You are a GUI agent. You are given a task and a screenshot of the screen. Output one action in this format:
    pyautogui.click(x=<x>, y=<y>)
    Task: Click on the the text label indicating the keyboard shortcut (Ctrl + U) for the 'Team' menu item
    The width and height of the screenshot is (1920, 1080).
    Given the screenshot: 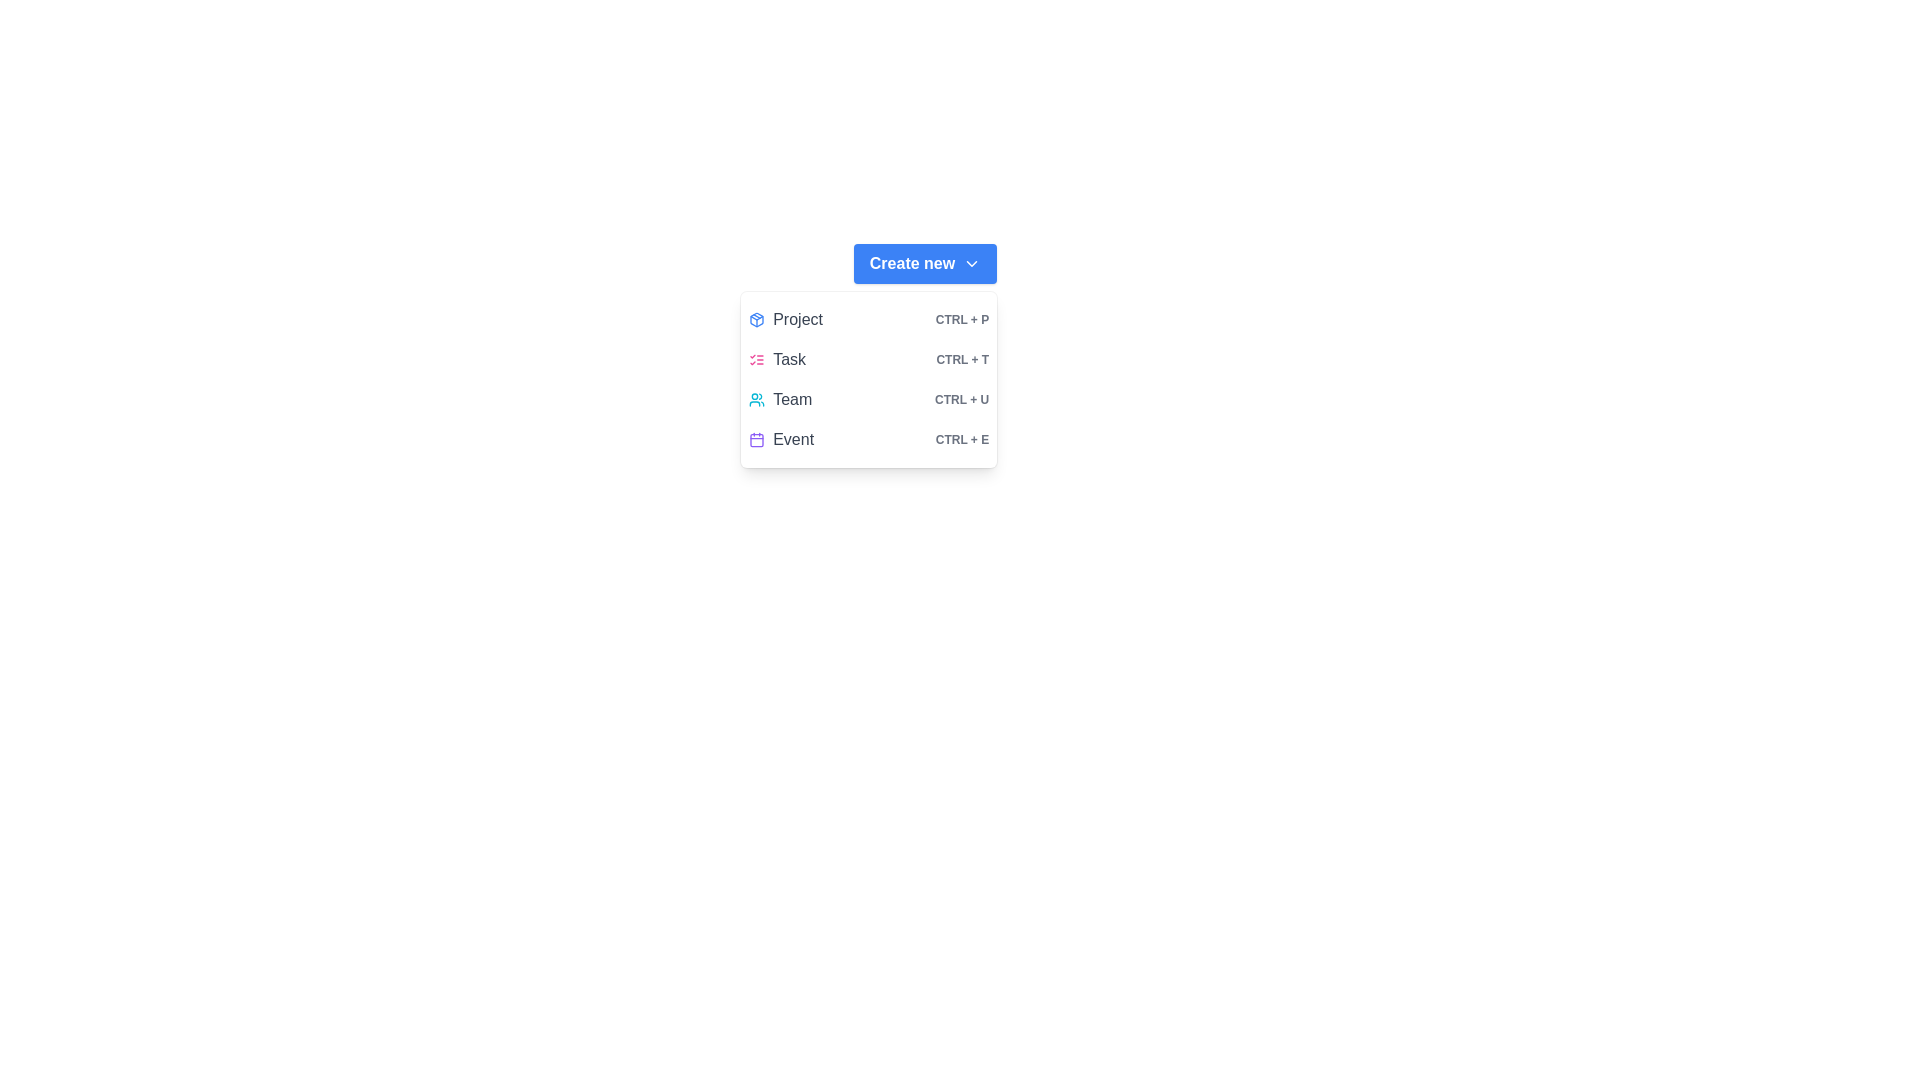 What is the action you would take?
    pyautogui.click(x=962, y=400)
    